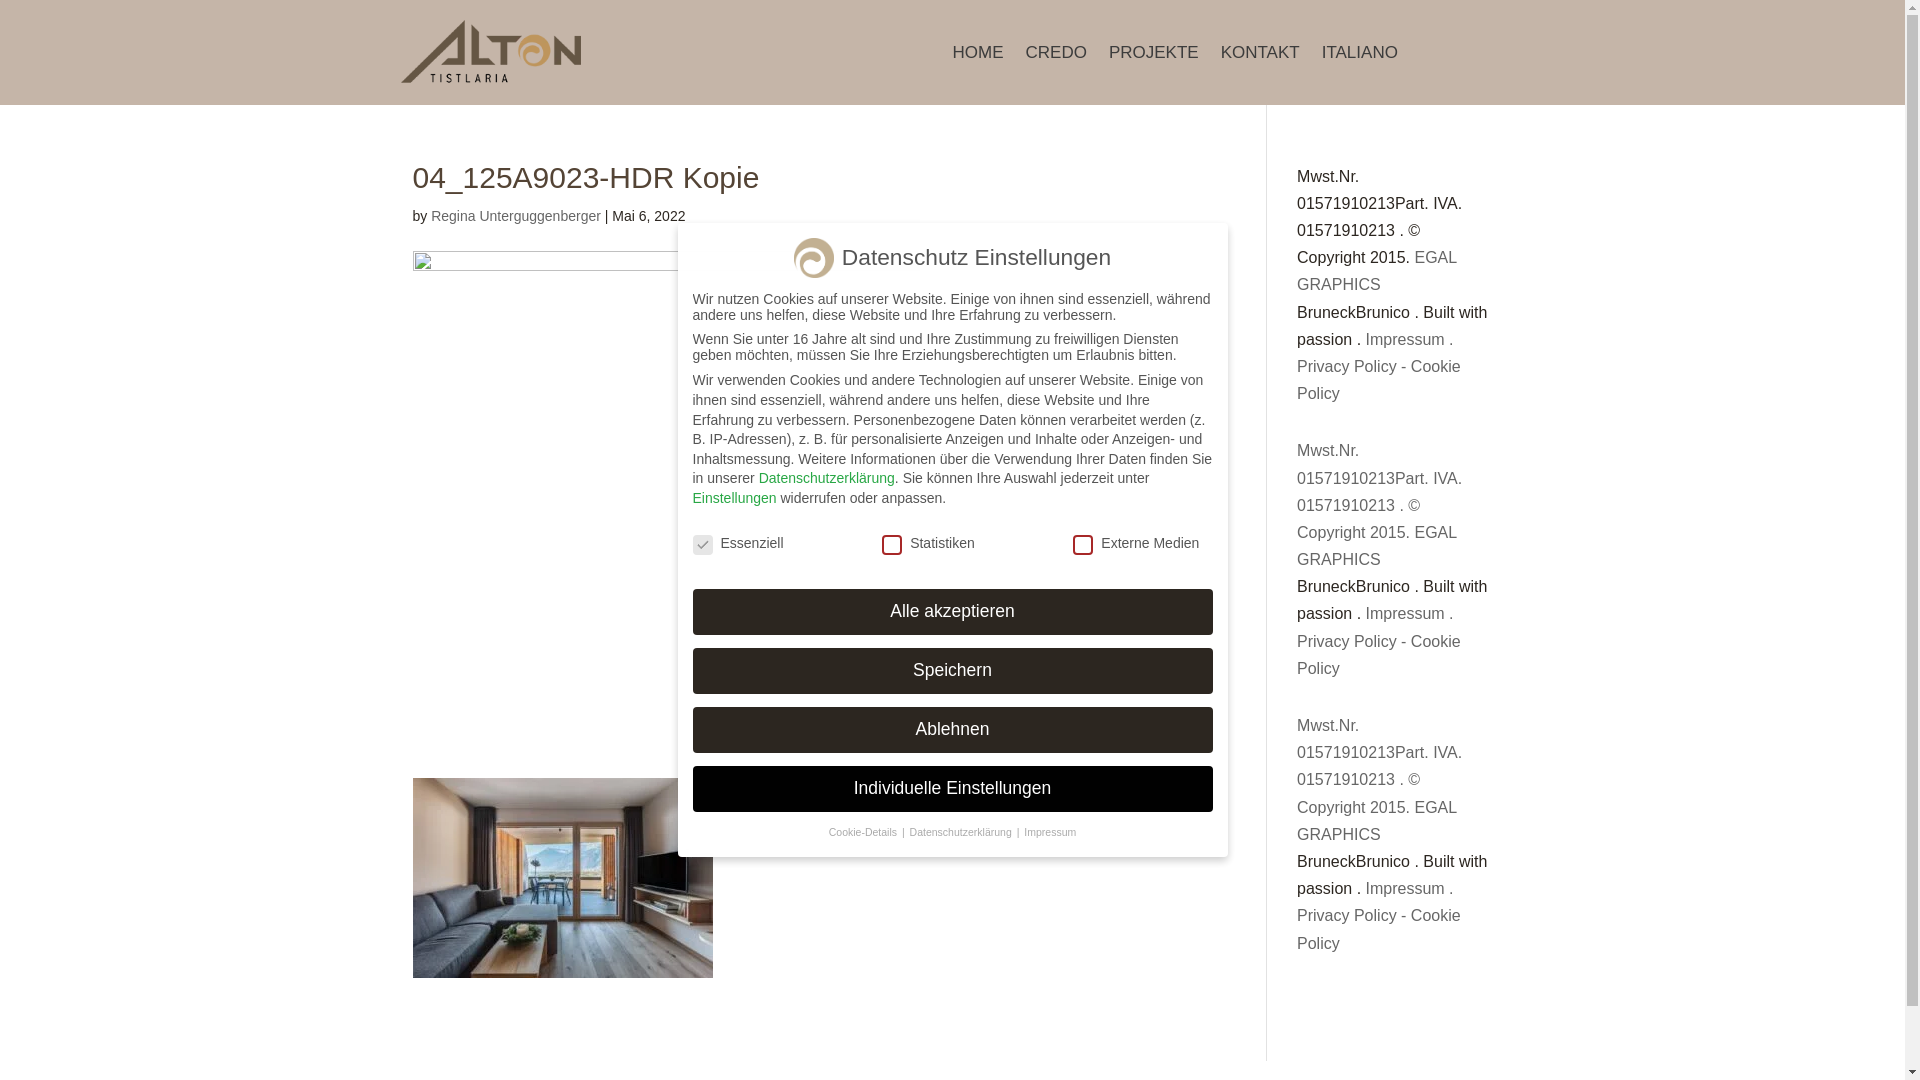 The width and height of the screenshot is (1920, 1080). What do you see at coordinates (1449, 338) in the screenshot?
I see `'.'` at bounding box center [1449, 338].